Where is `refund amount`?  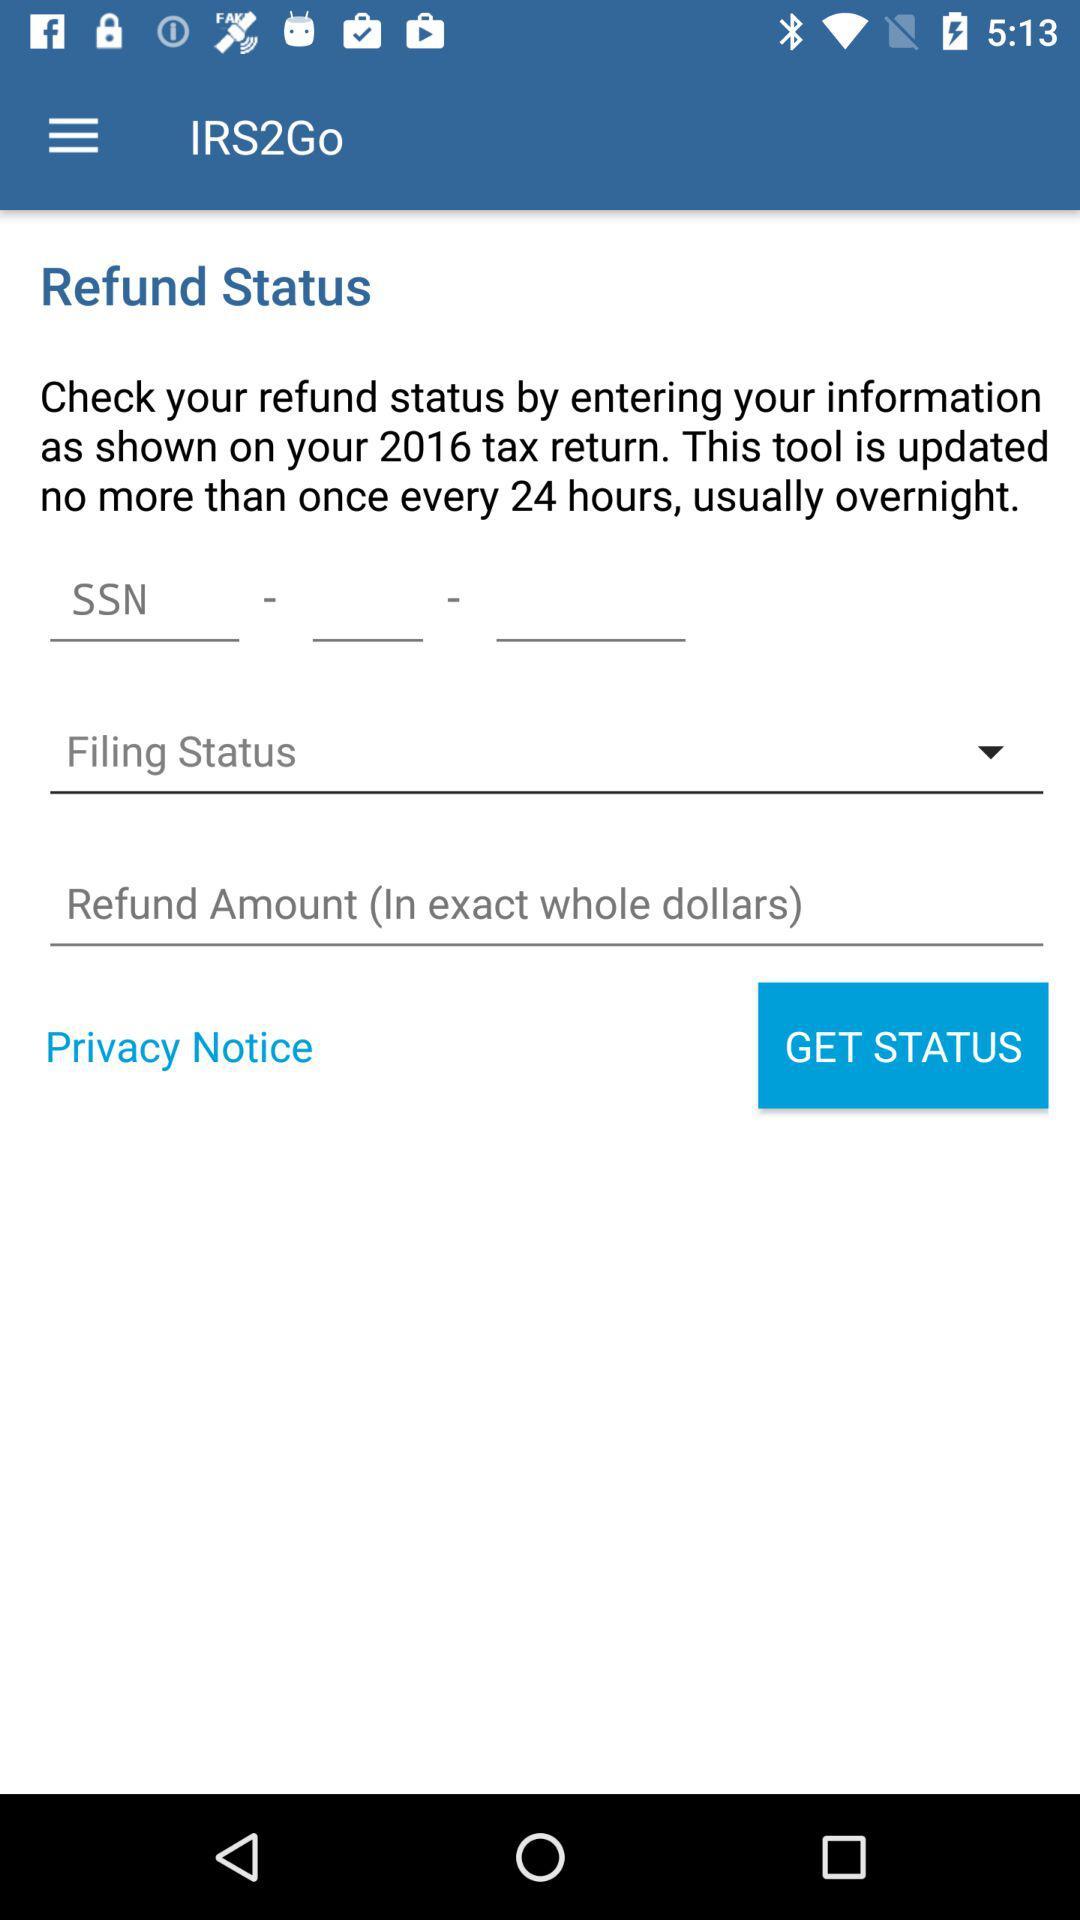
refund amount is located at coordinates (546, 902).